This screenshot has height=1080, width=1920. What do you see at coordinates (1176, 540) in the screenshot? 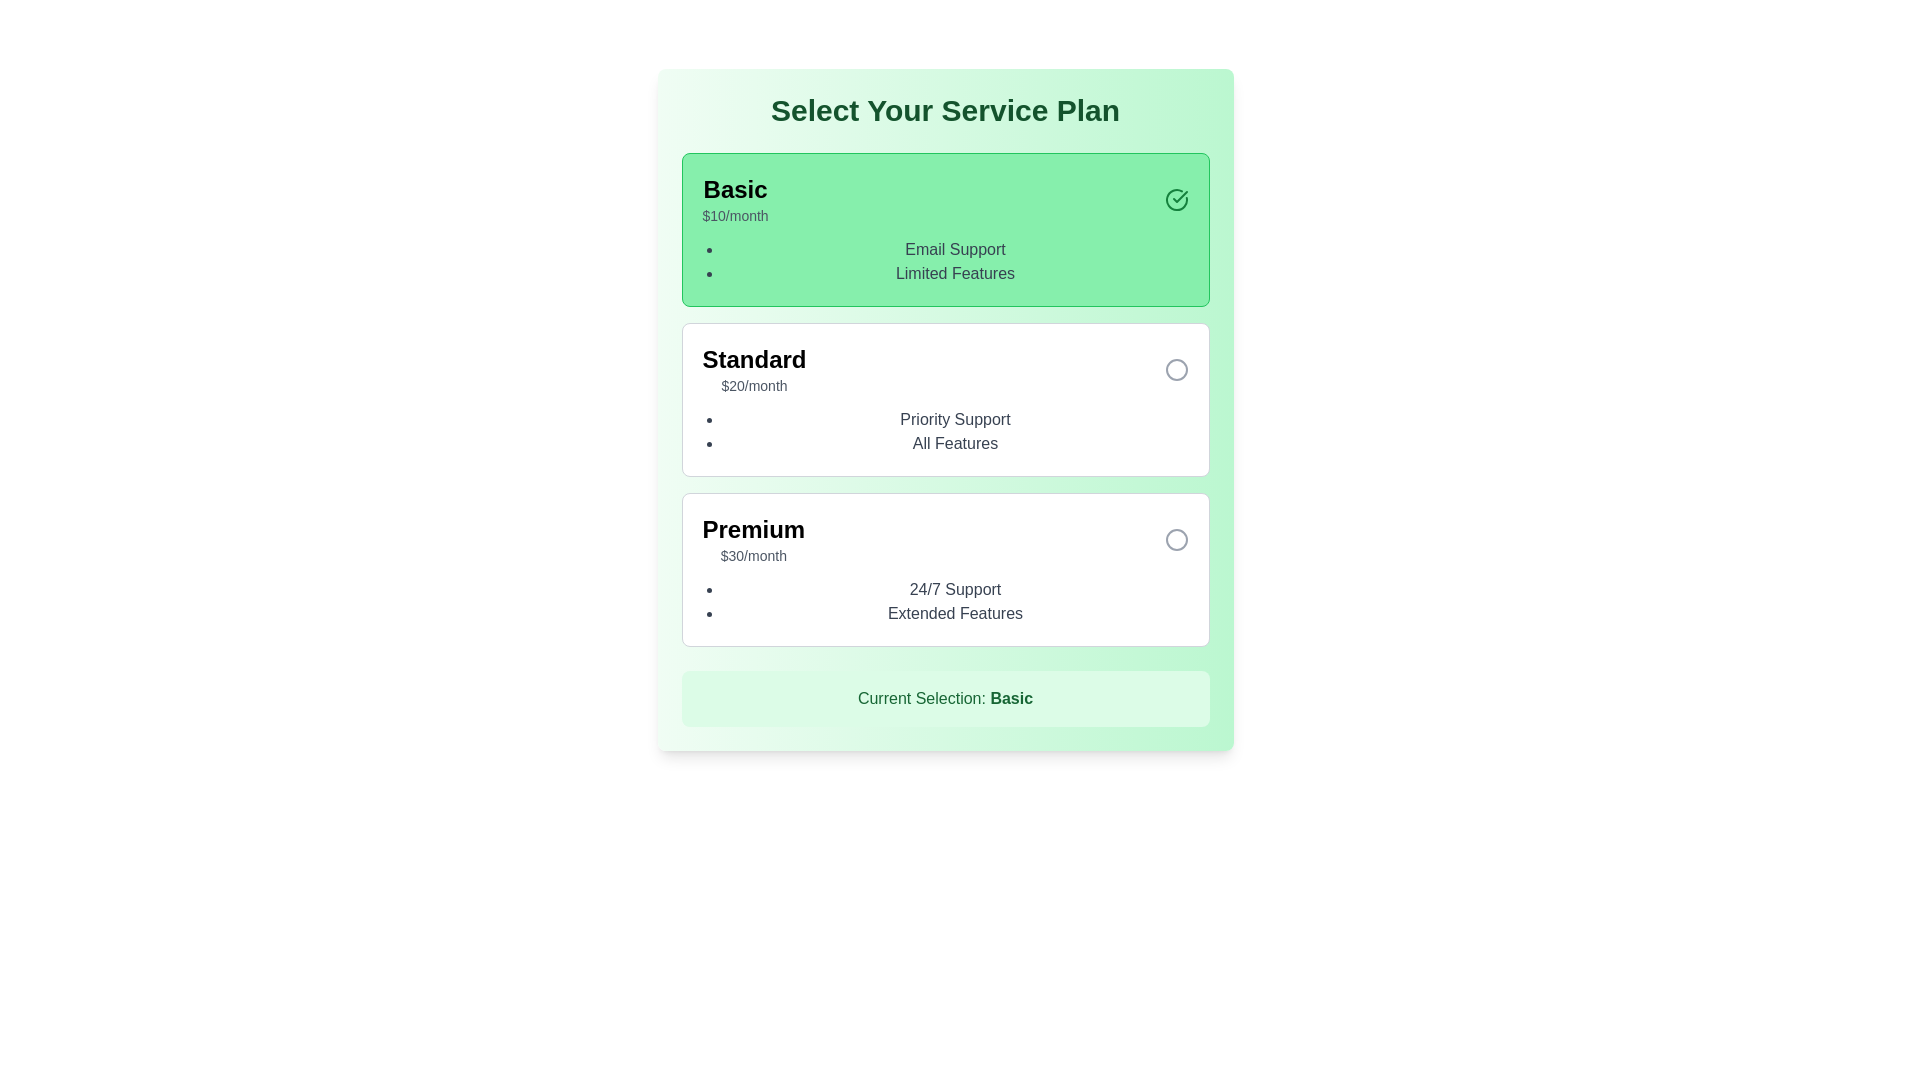
I see `the radio button styled as an SVG circle` at bounding box center [1176, 540].